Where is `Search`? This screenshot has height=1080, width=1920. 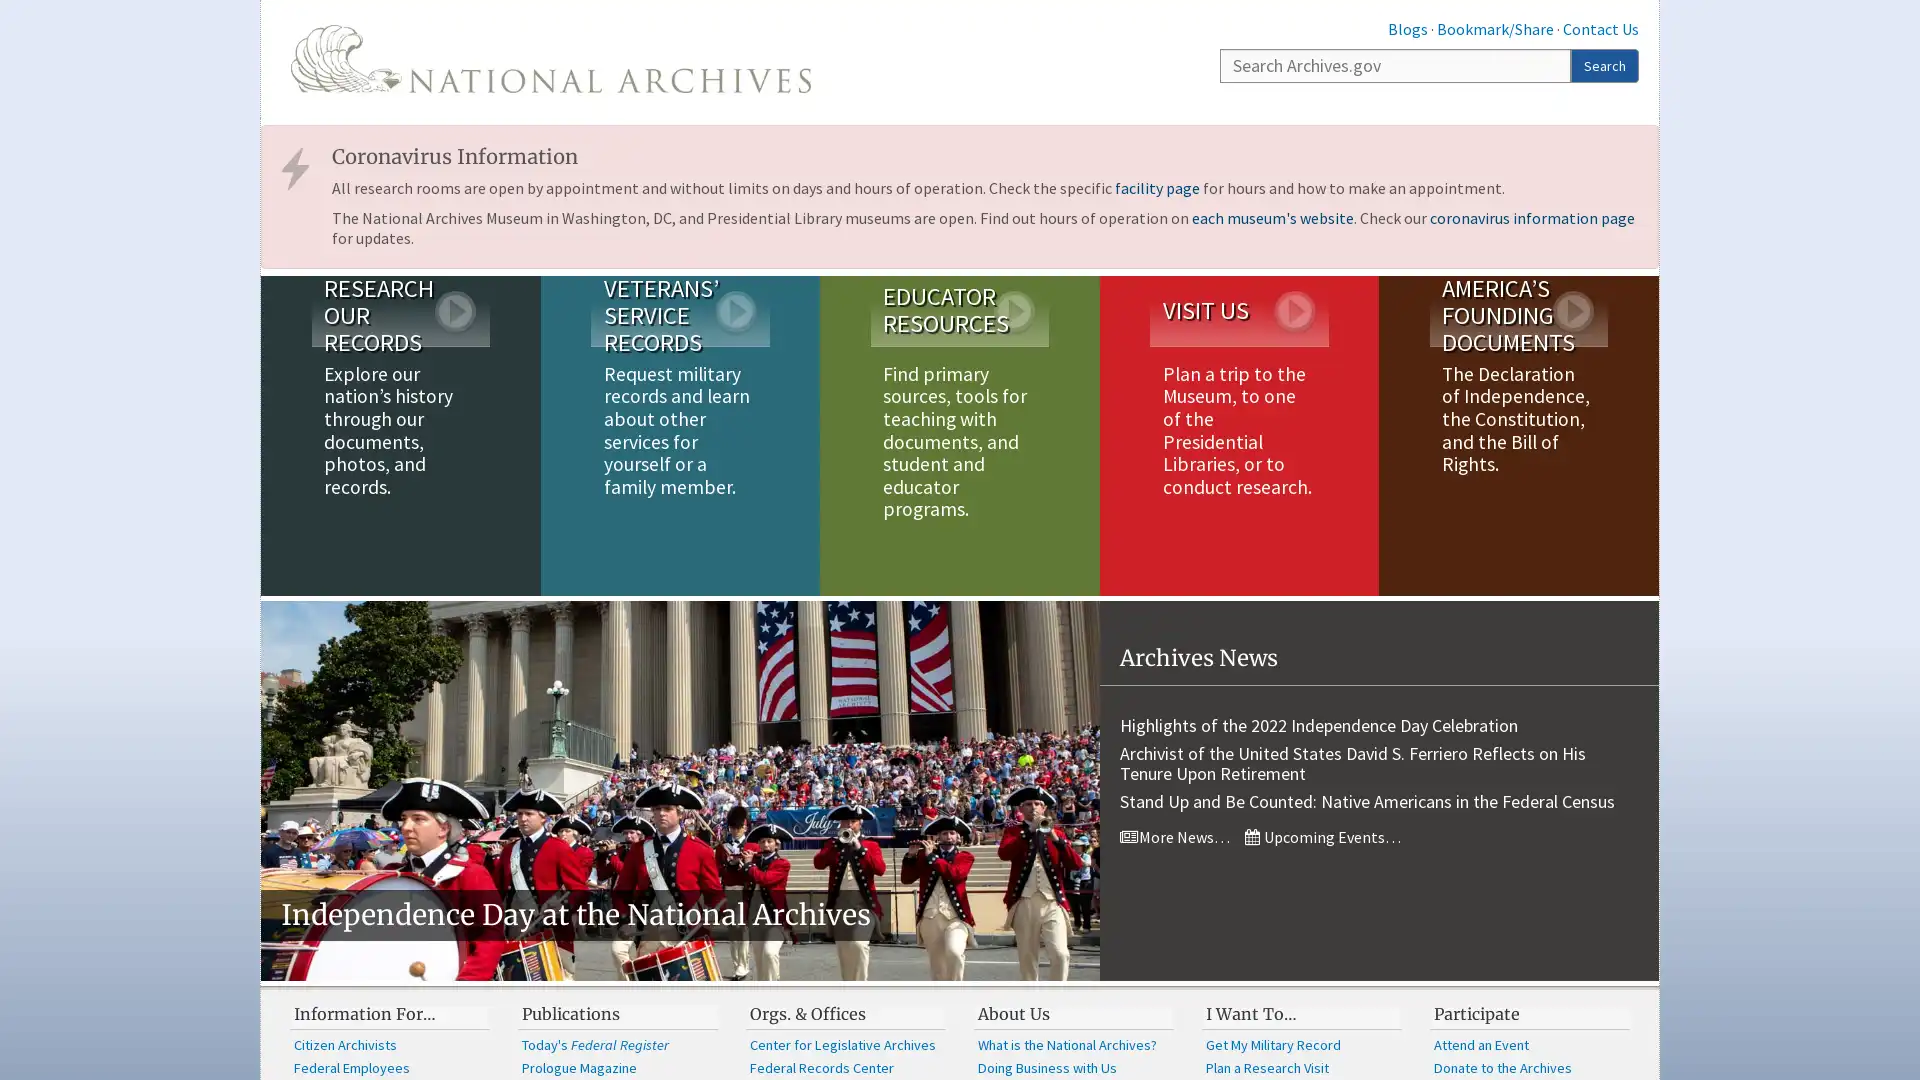
Search is located at coordinates (1604, 64).